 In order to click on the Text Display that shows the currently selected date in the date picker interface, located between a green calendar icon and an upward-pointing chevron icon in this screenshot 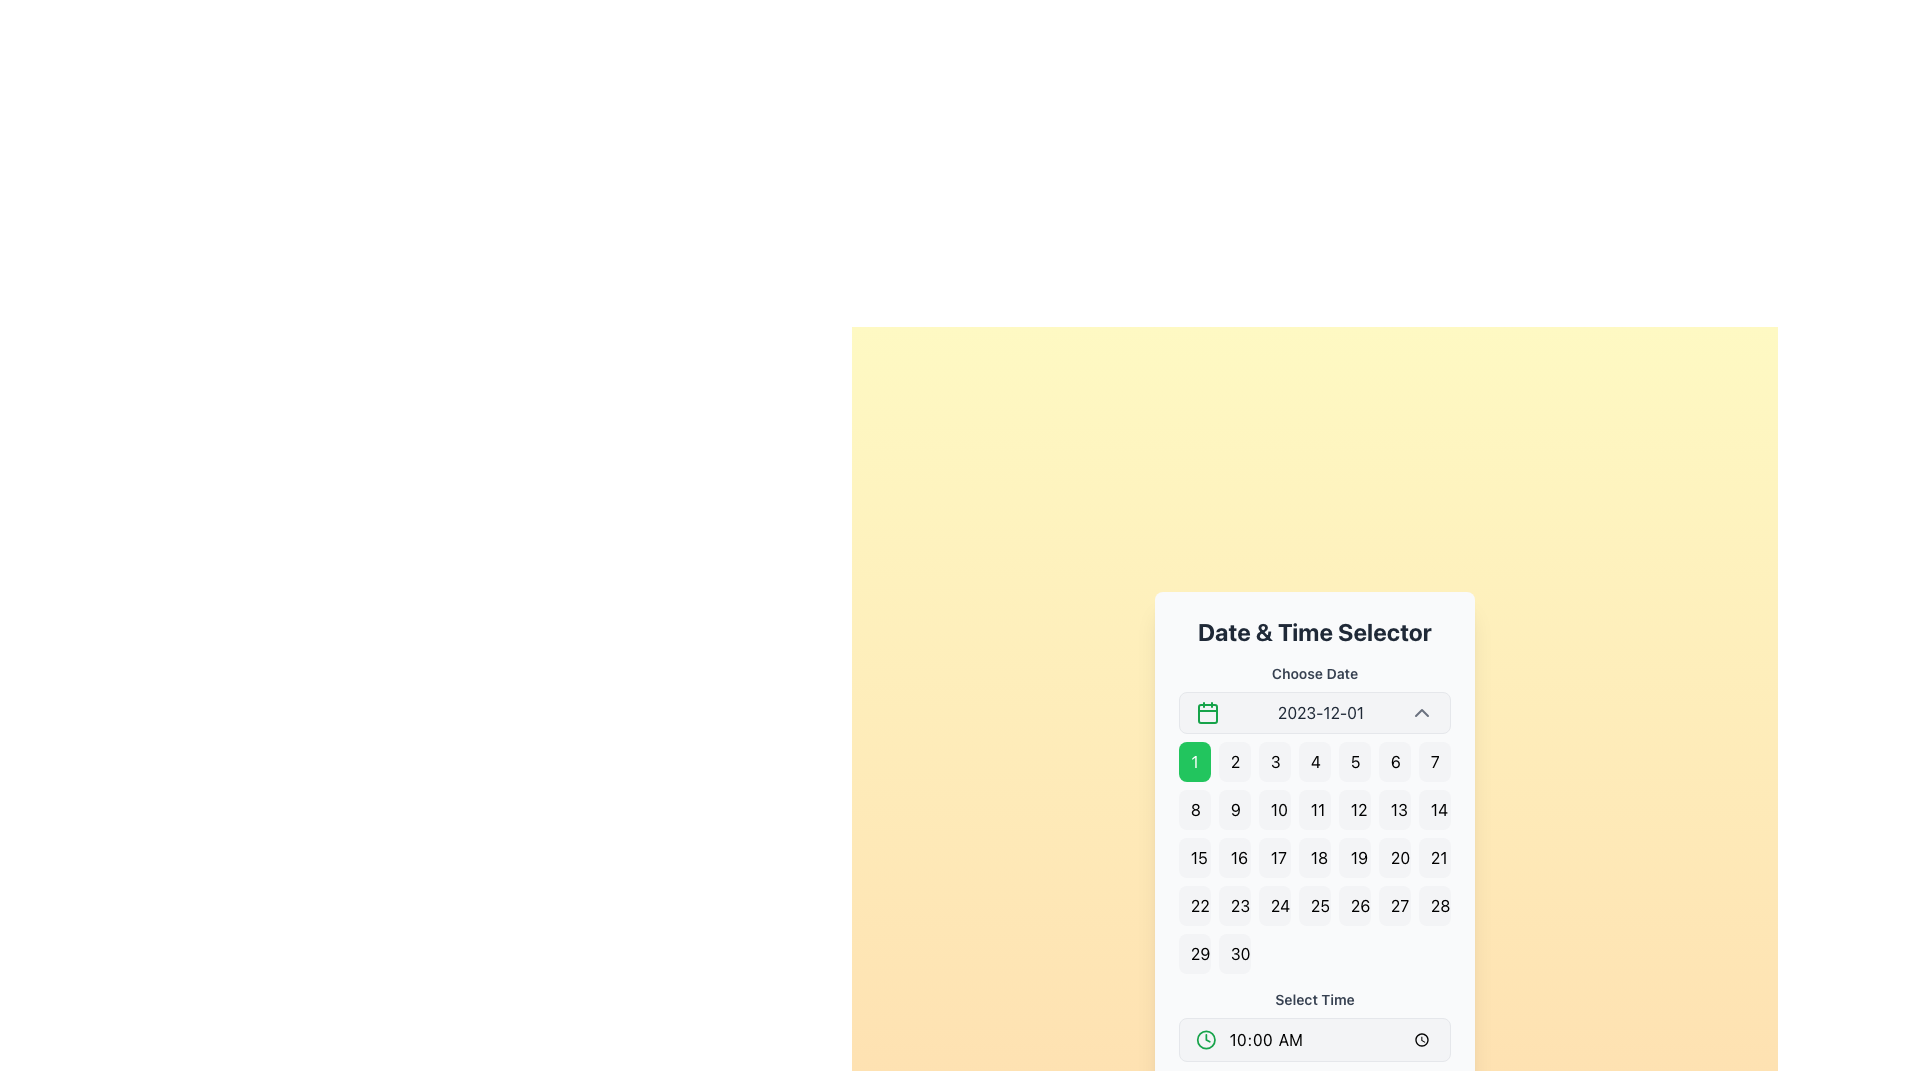, I will do `click(1320, 712)`.